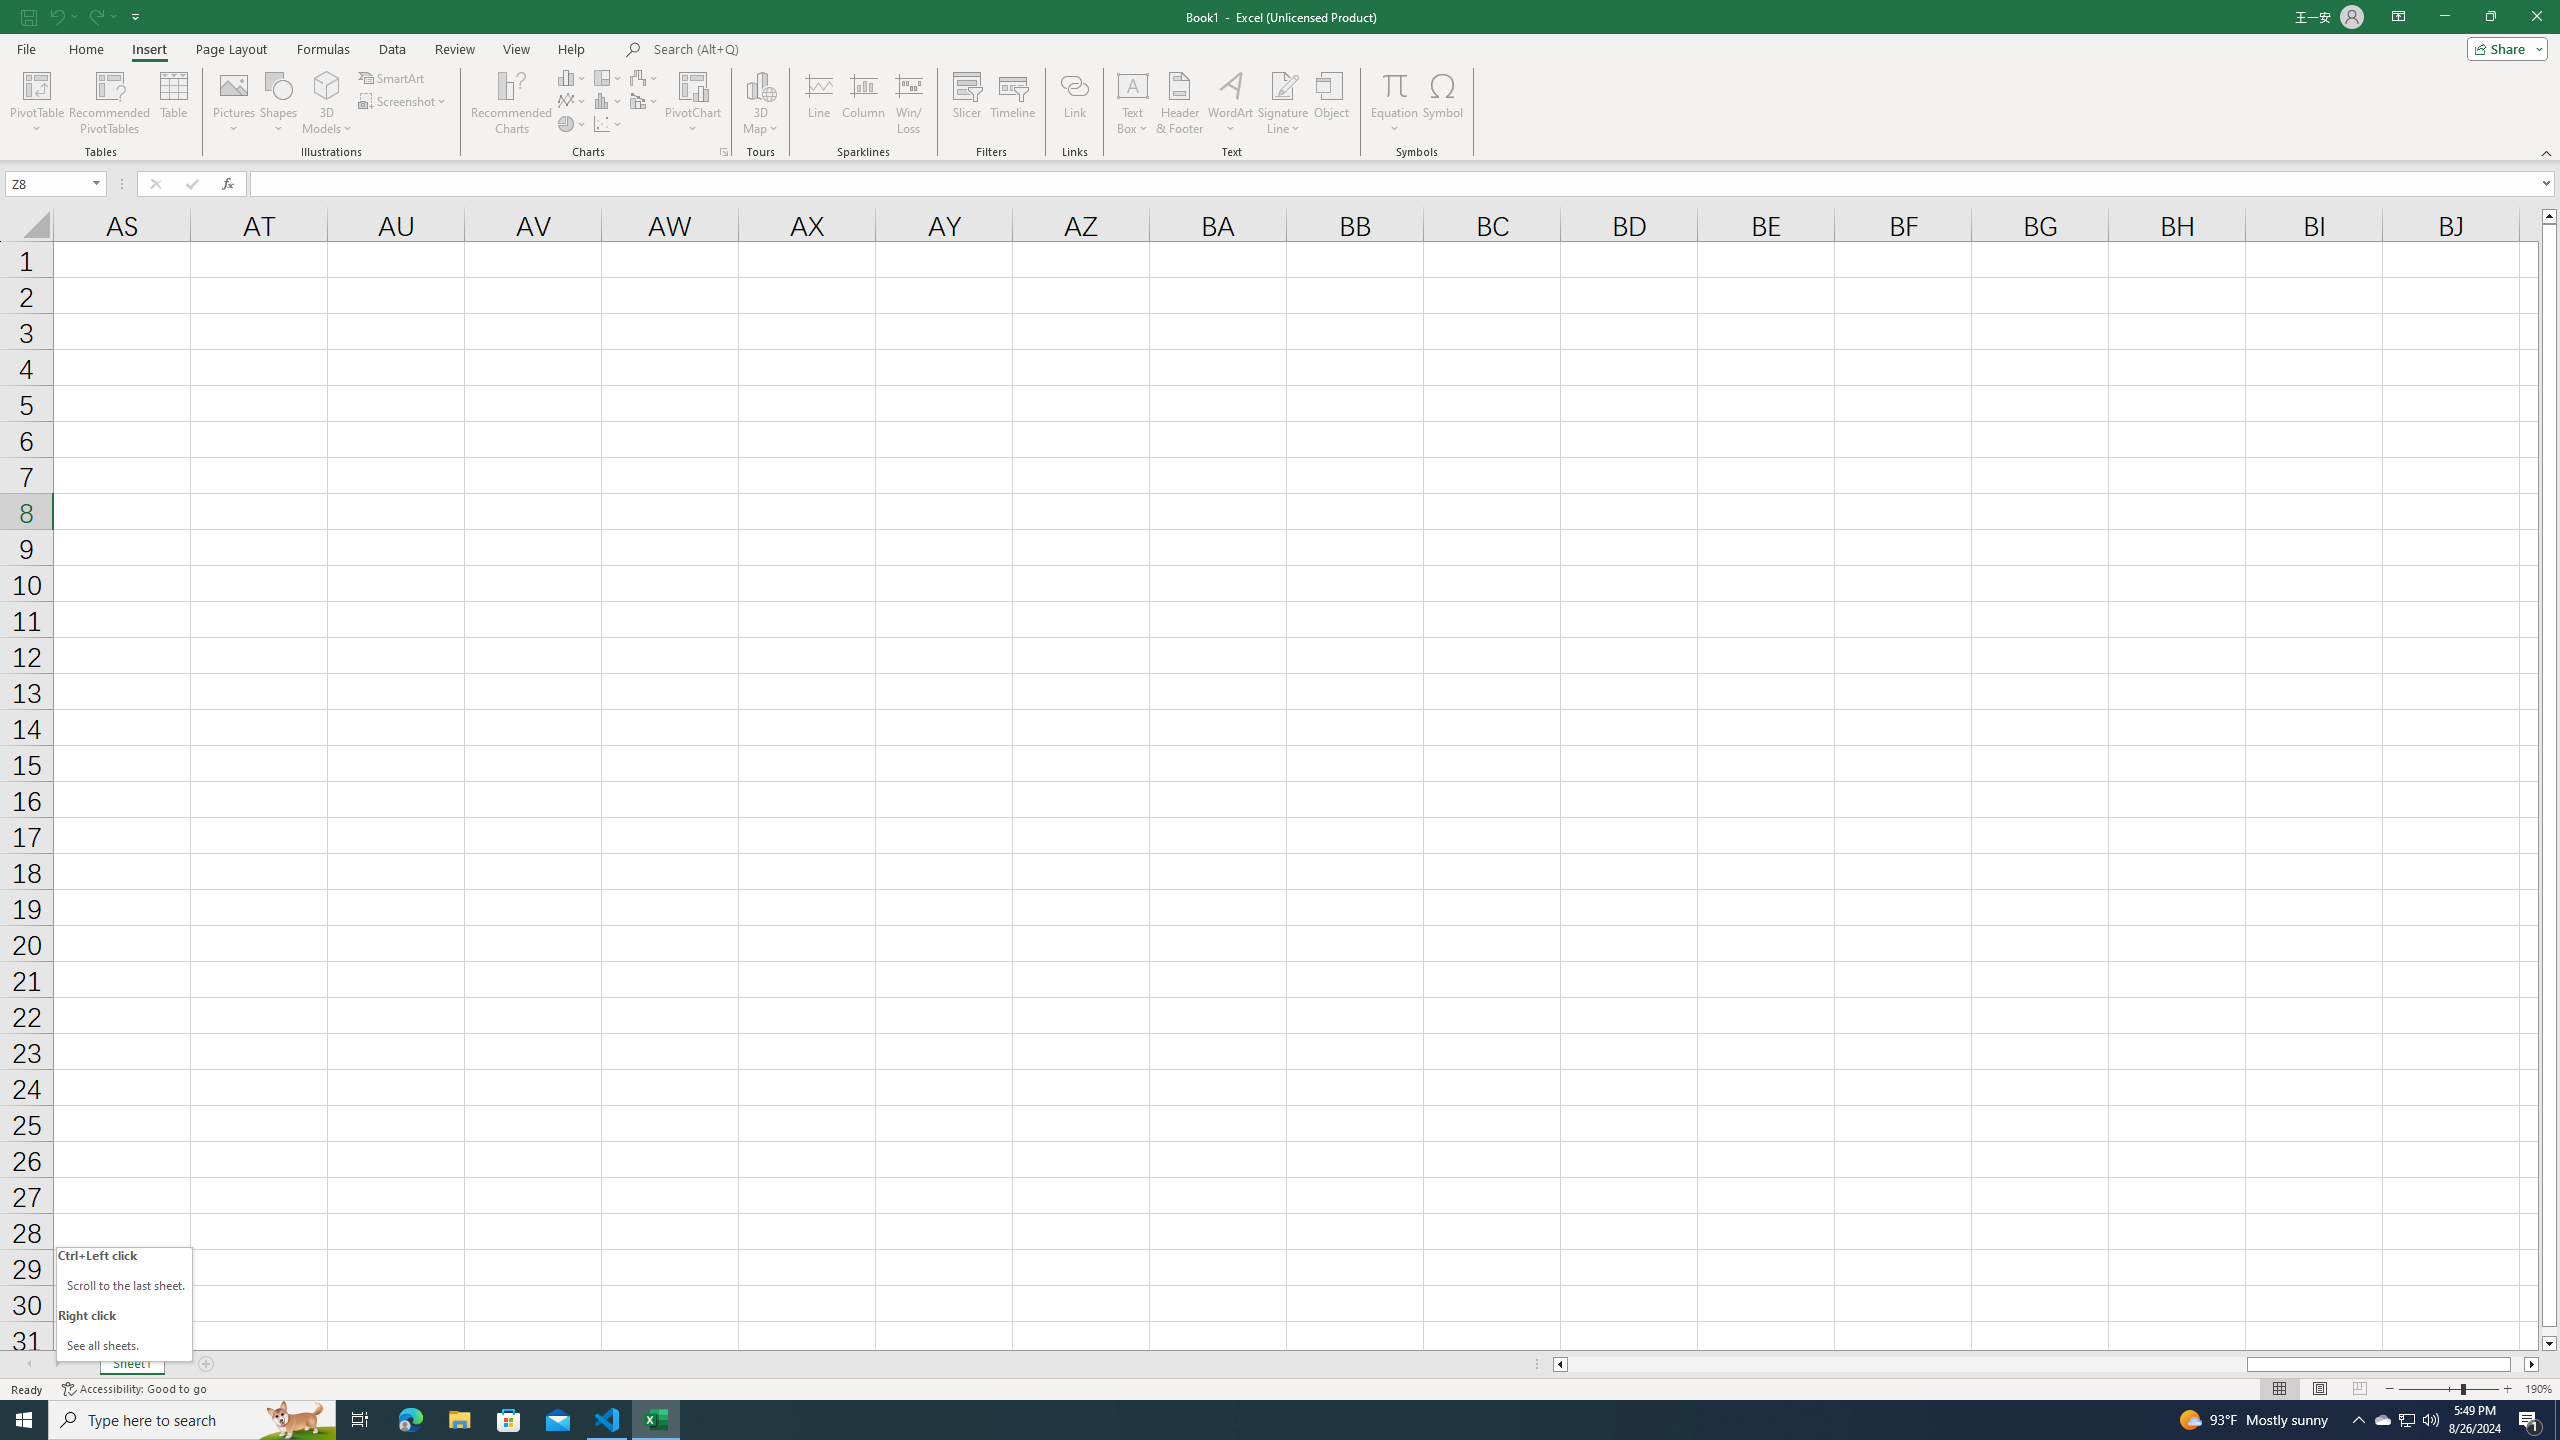 The height and width of the screenshot is (1440, 2560). Describe the element at coordinates (966, 103) in the screenshot. I see `'Slicer...'` at that location.